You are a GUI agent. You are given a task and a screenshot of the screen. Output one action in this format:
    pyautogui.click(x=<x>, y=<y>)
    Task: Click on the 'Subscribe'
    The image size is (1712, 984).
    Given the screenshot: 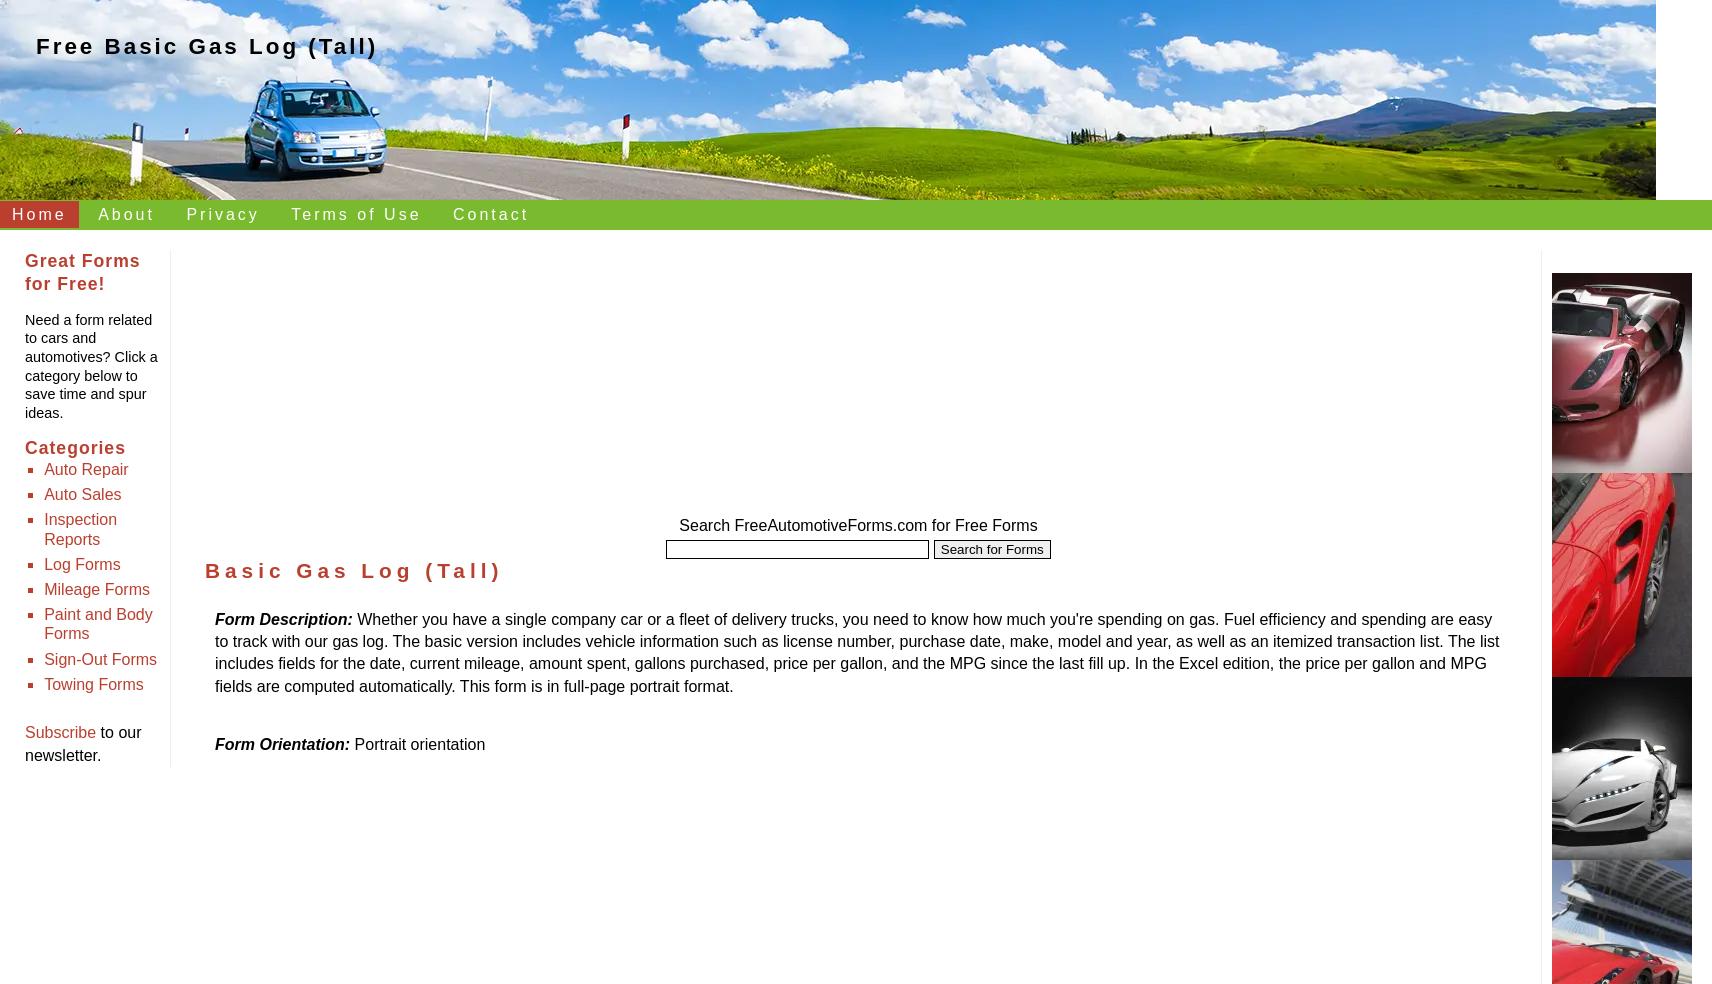 What is the action you would take?
    pyautogui.click(x=59, y=732)
    